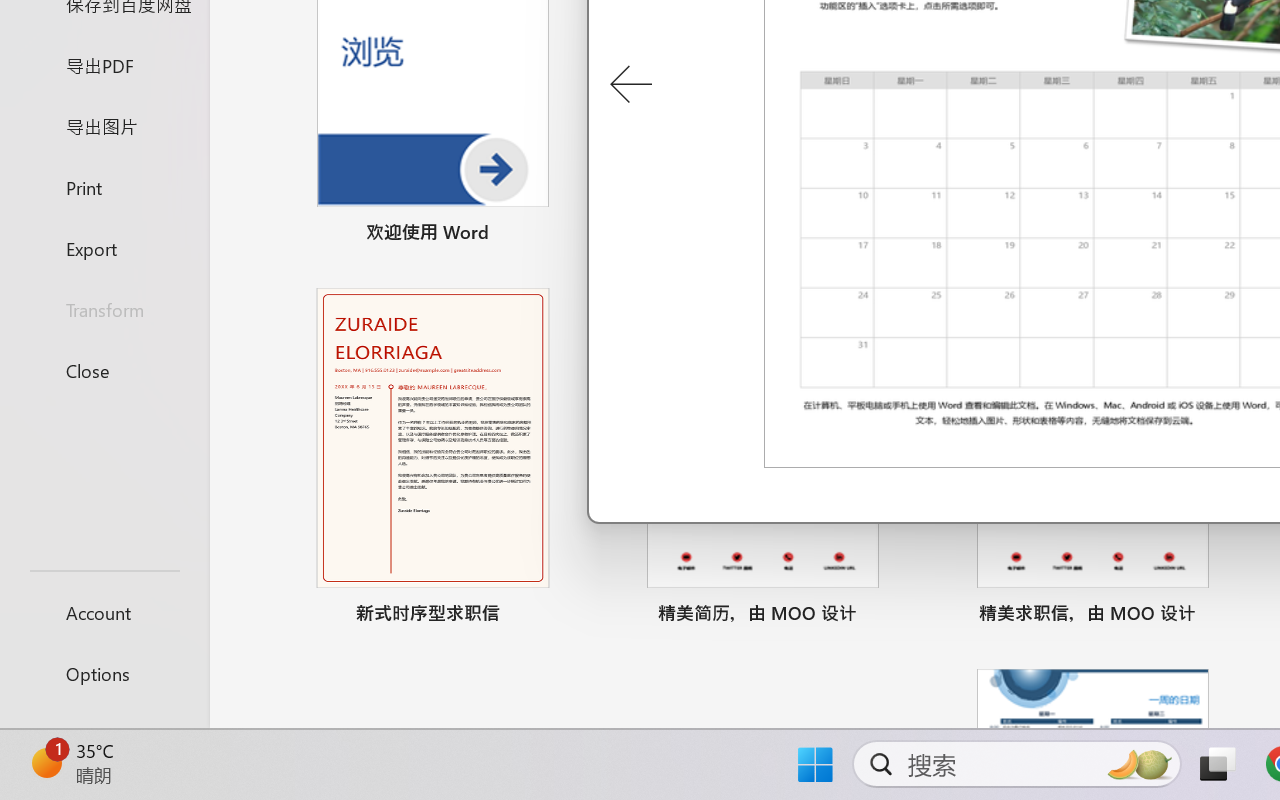 The image size is (1280, 800). I want to click on 'Export', so click(103, 247).